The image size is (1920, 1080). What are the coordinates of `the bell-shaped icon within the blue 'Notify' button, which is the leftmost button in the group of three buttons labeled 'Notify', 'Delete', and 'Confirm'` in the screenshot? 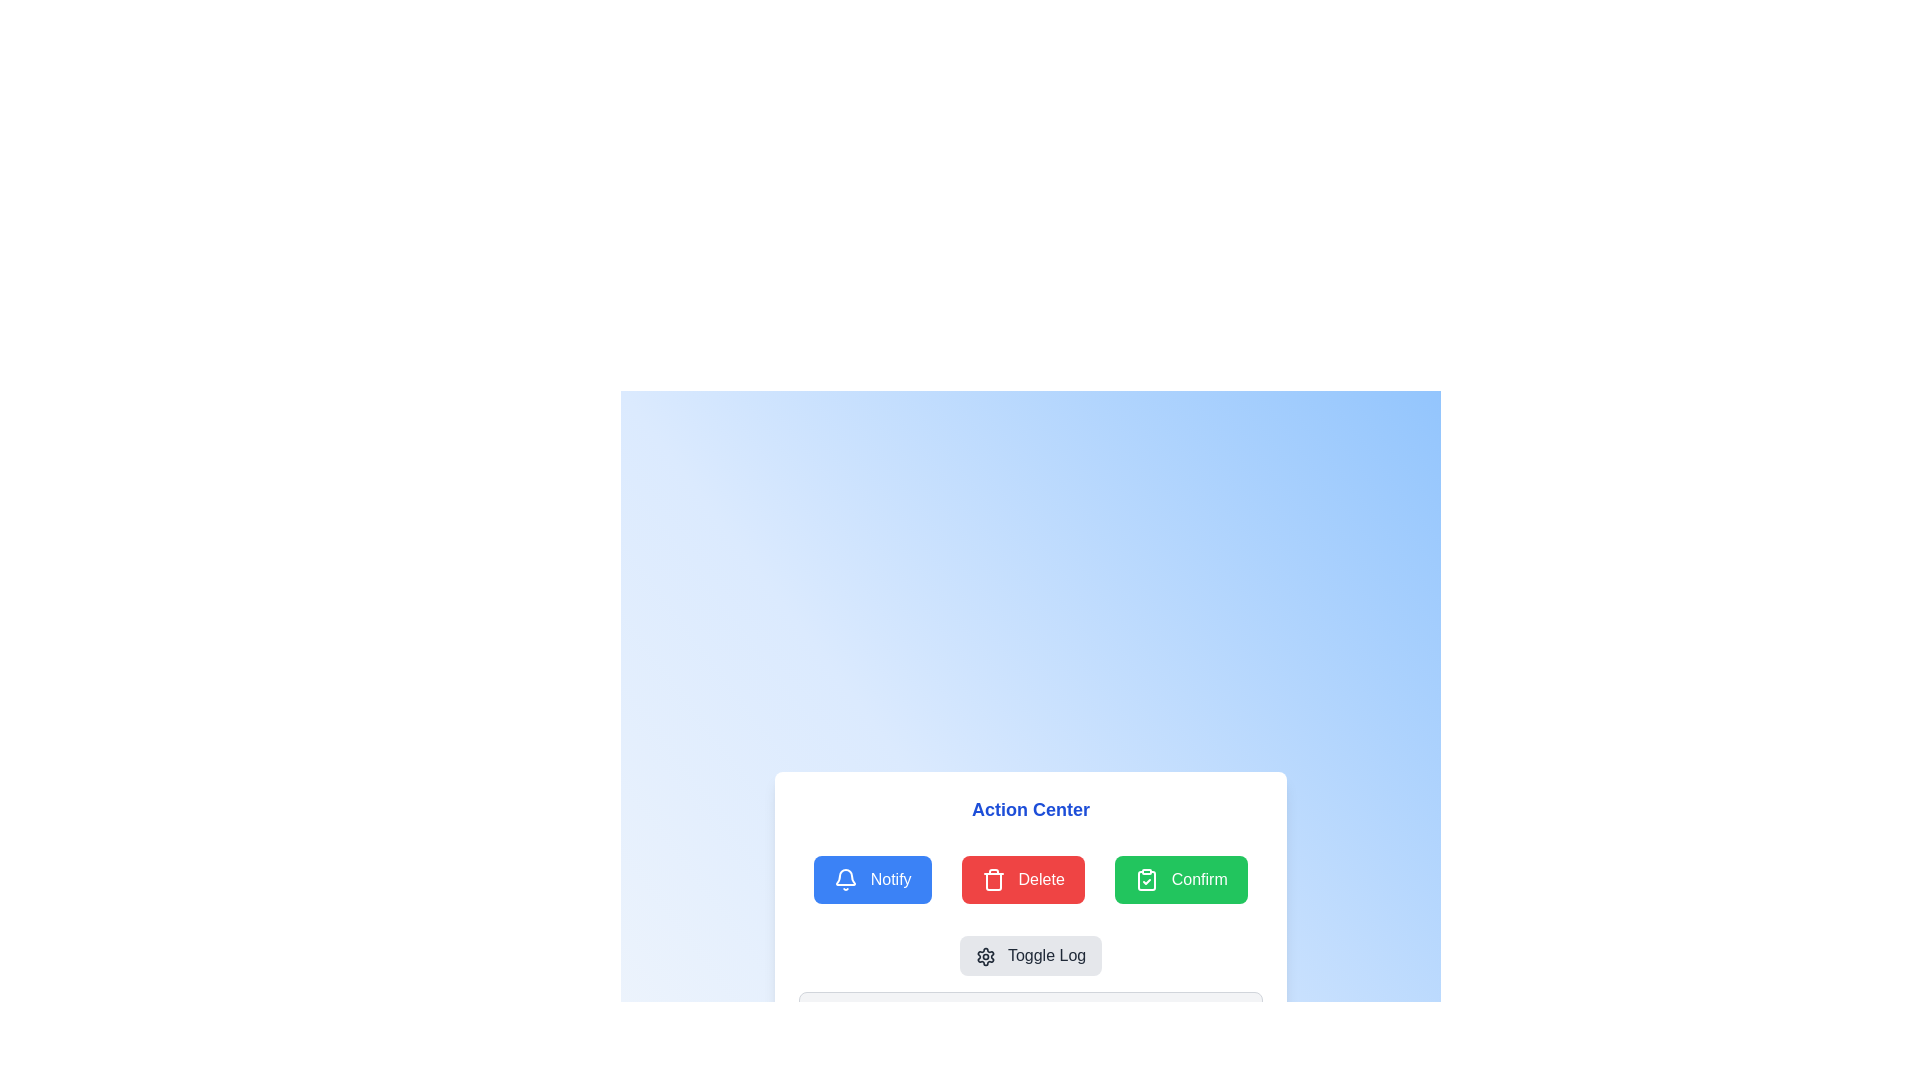 It's located at (846, 876).